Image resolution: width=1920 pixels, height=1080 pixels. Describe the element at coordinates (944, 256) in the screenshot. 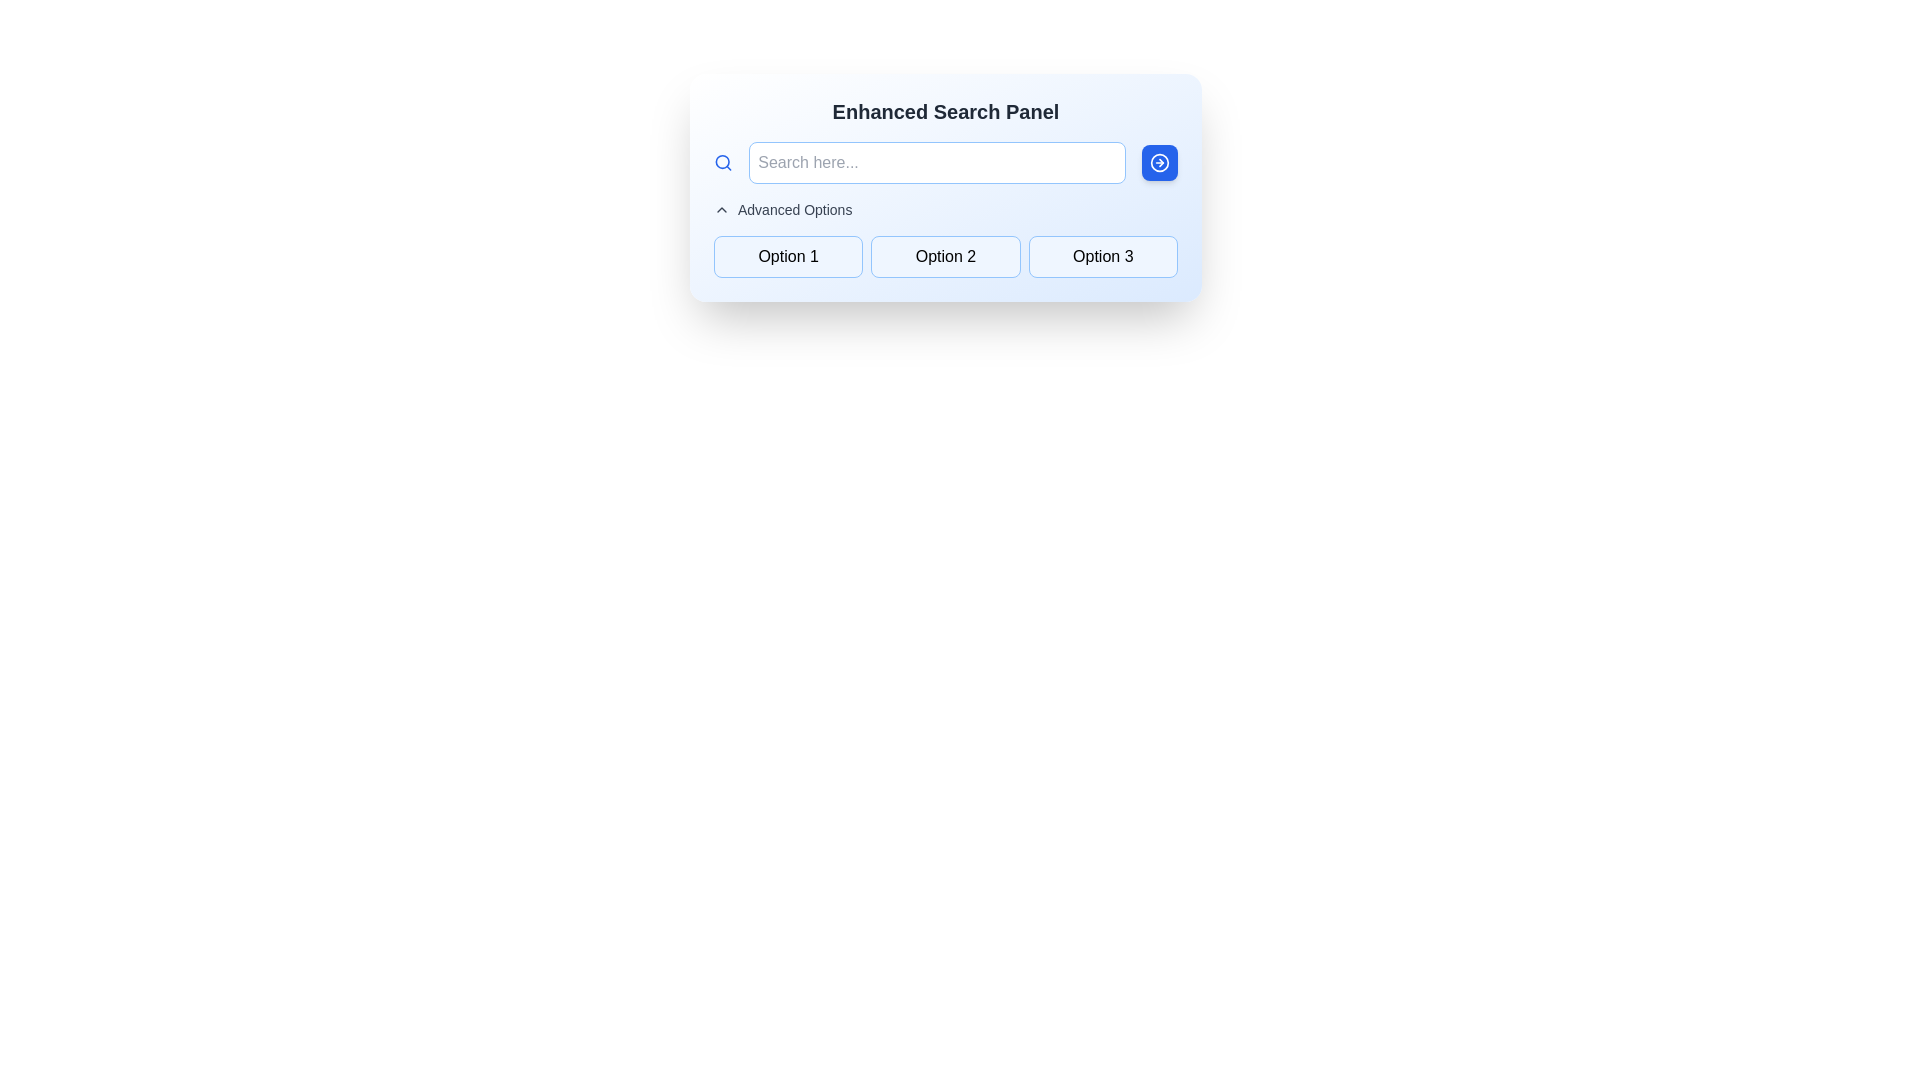

I see `the 'Option 2' button located` at that location.